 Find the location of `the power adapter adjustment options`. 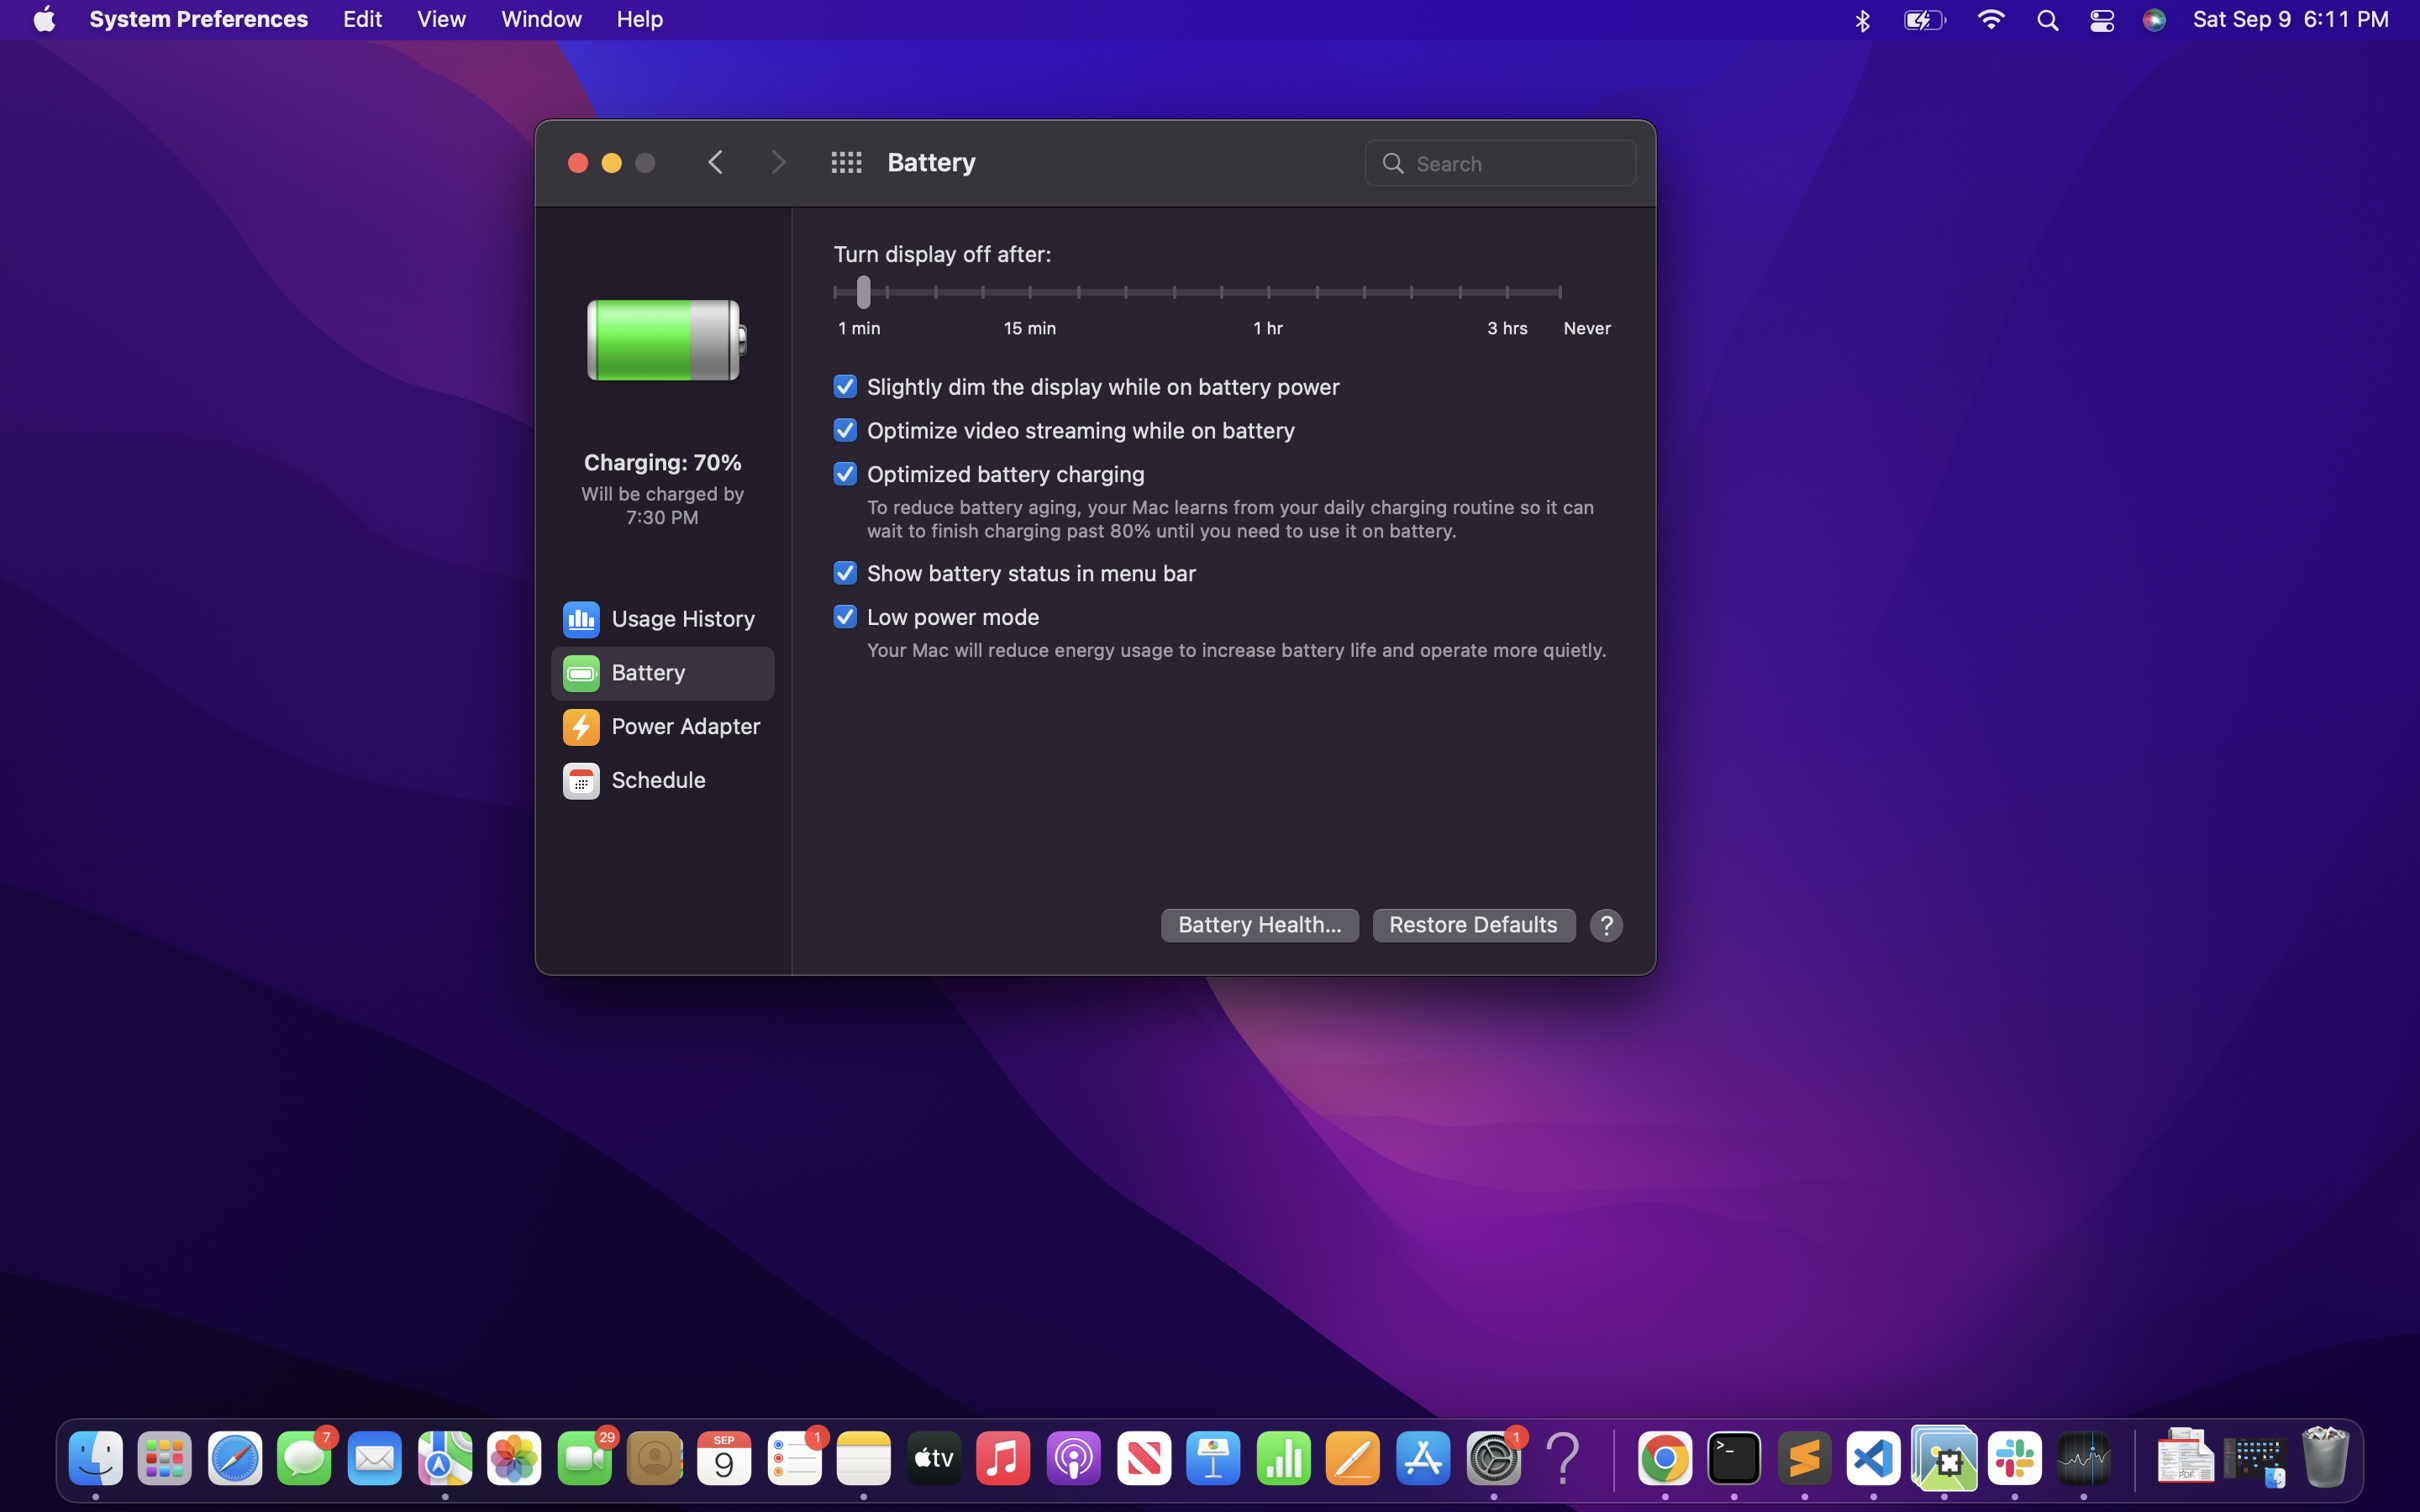

the power adapter adjustment options is located at coordinates (660, 727).